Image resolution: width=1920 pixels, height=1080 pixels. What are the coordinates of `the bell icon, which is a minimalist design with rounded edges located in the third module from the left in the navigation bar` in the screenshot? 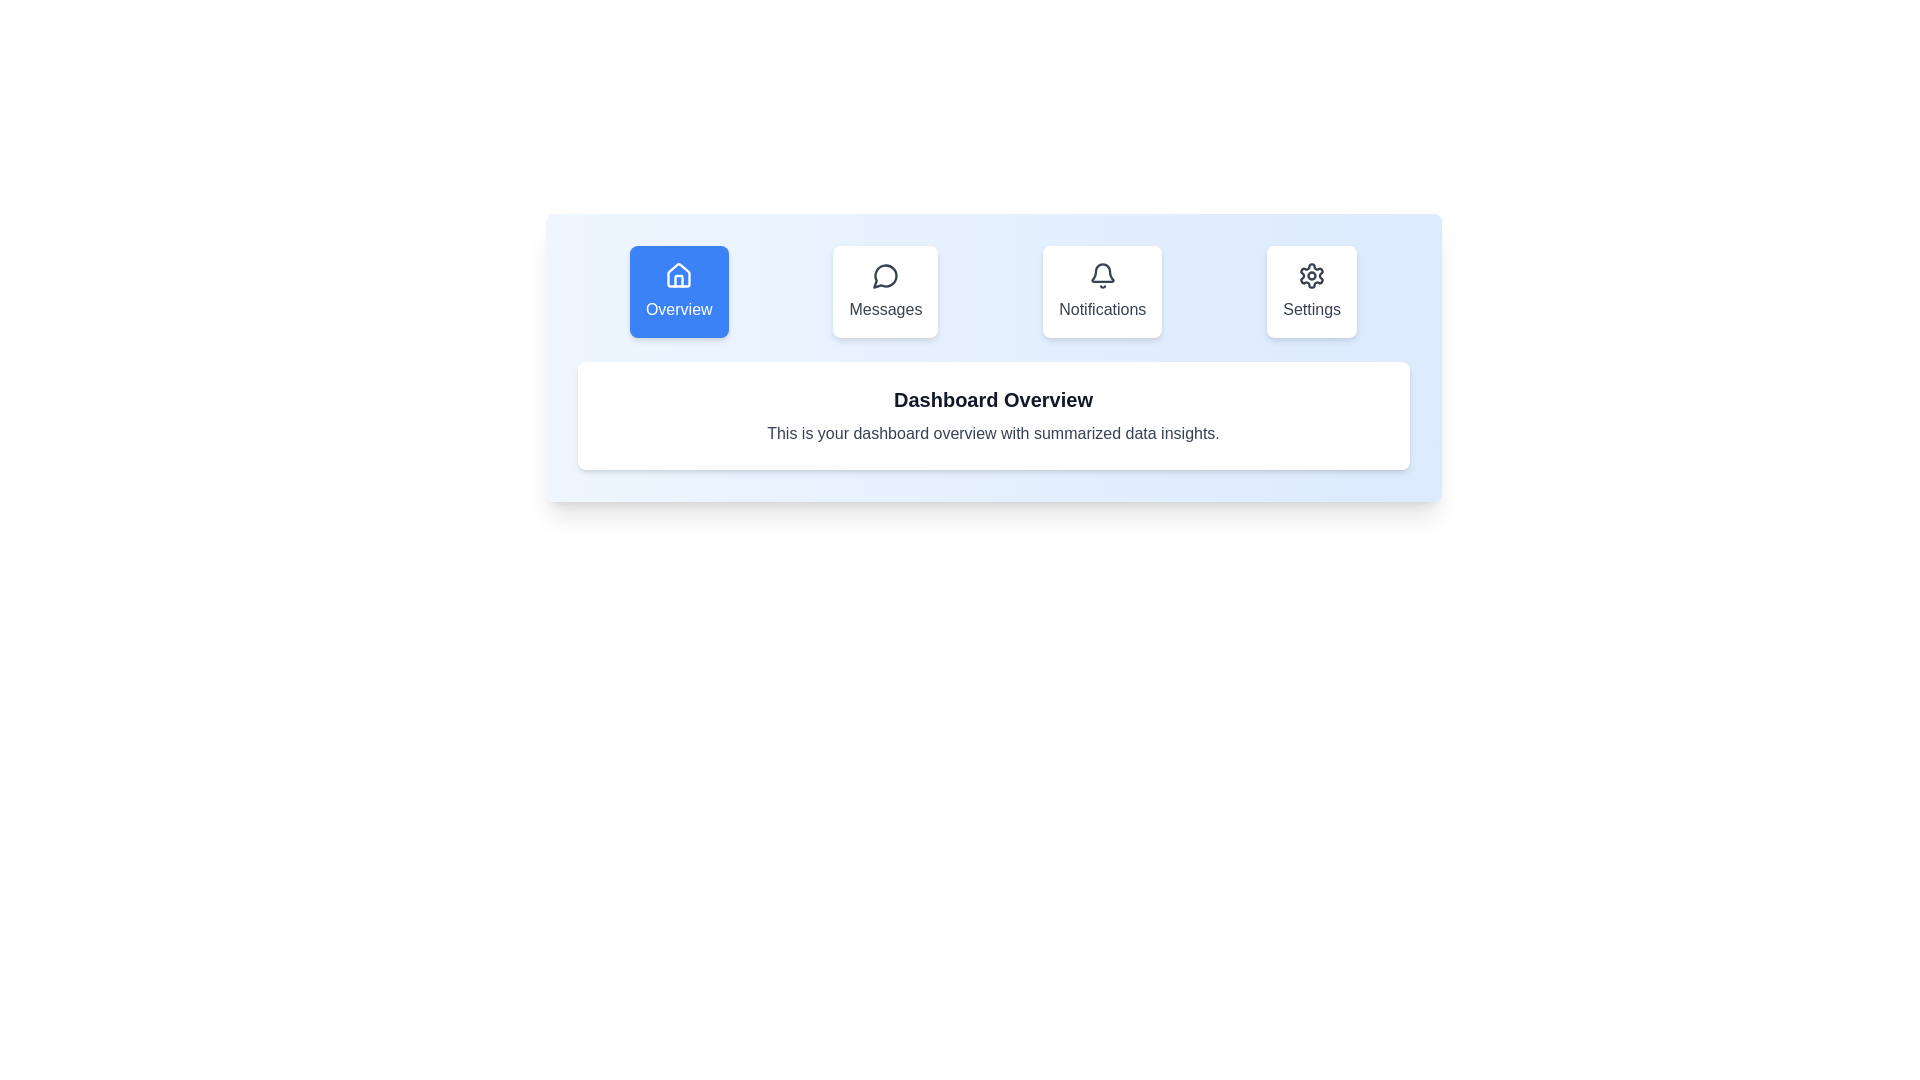 It's located at (1101, 276).